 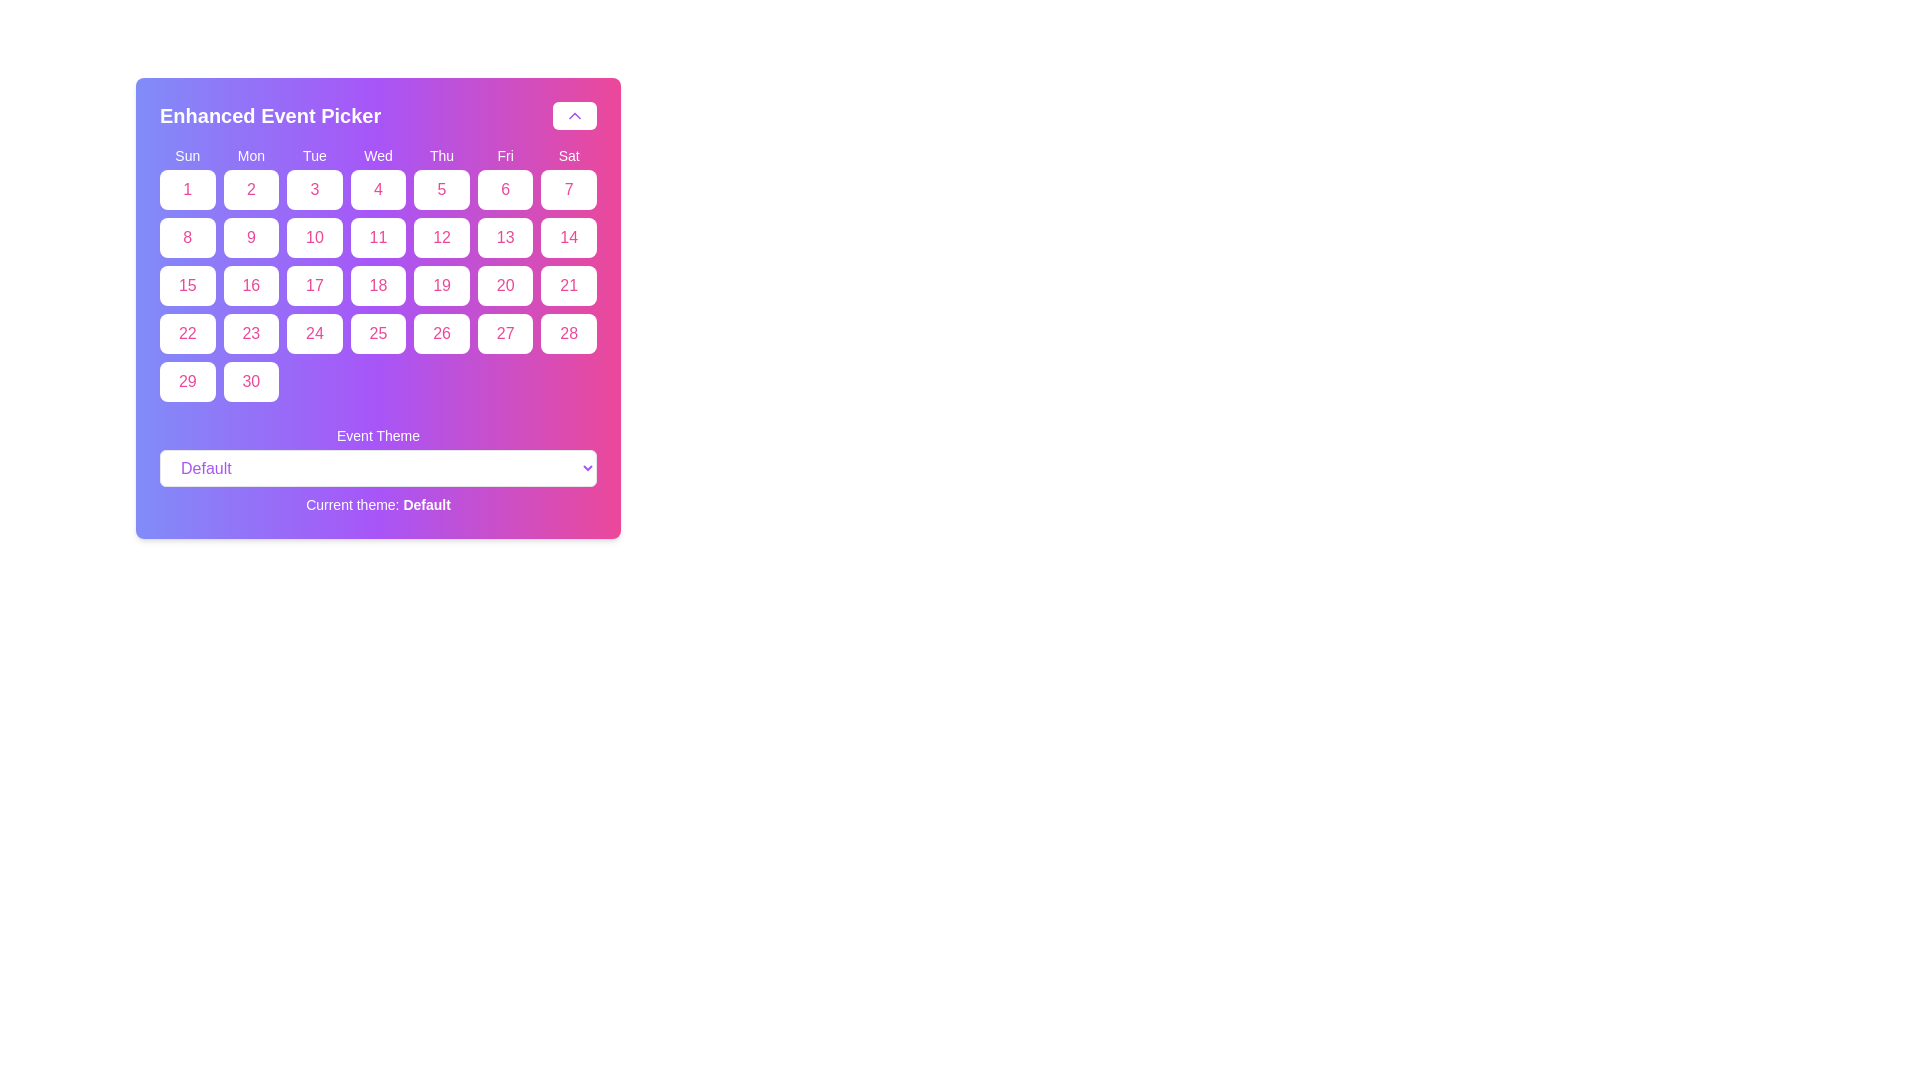 I want to click on the button located in the top-right corner of the 'Enhanced Event Picker', so click(x=574, y=115).